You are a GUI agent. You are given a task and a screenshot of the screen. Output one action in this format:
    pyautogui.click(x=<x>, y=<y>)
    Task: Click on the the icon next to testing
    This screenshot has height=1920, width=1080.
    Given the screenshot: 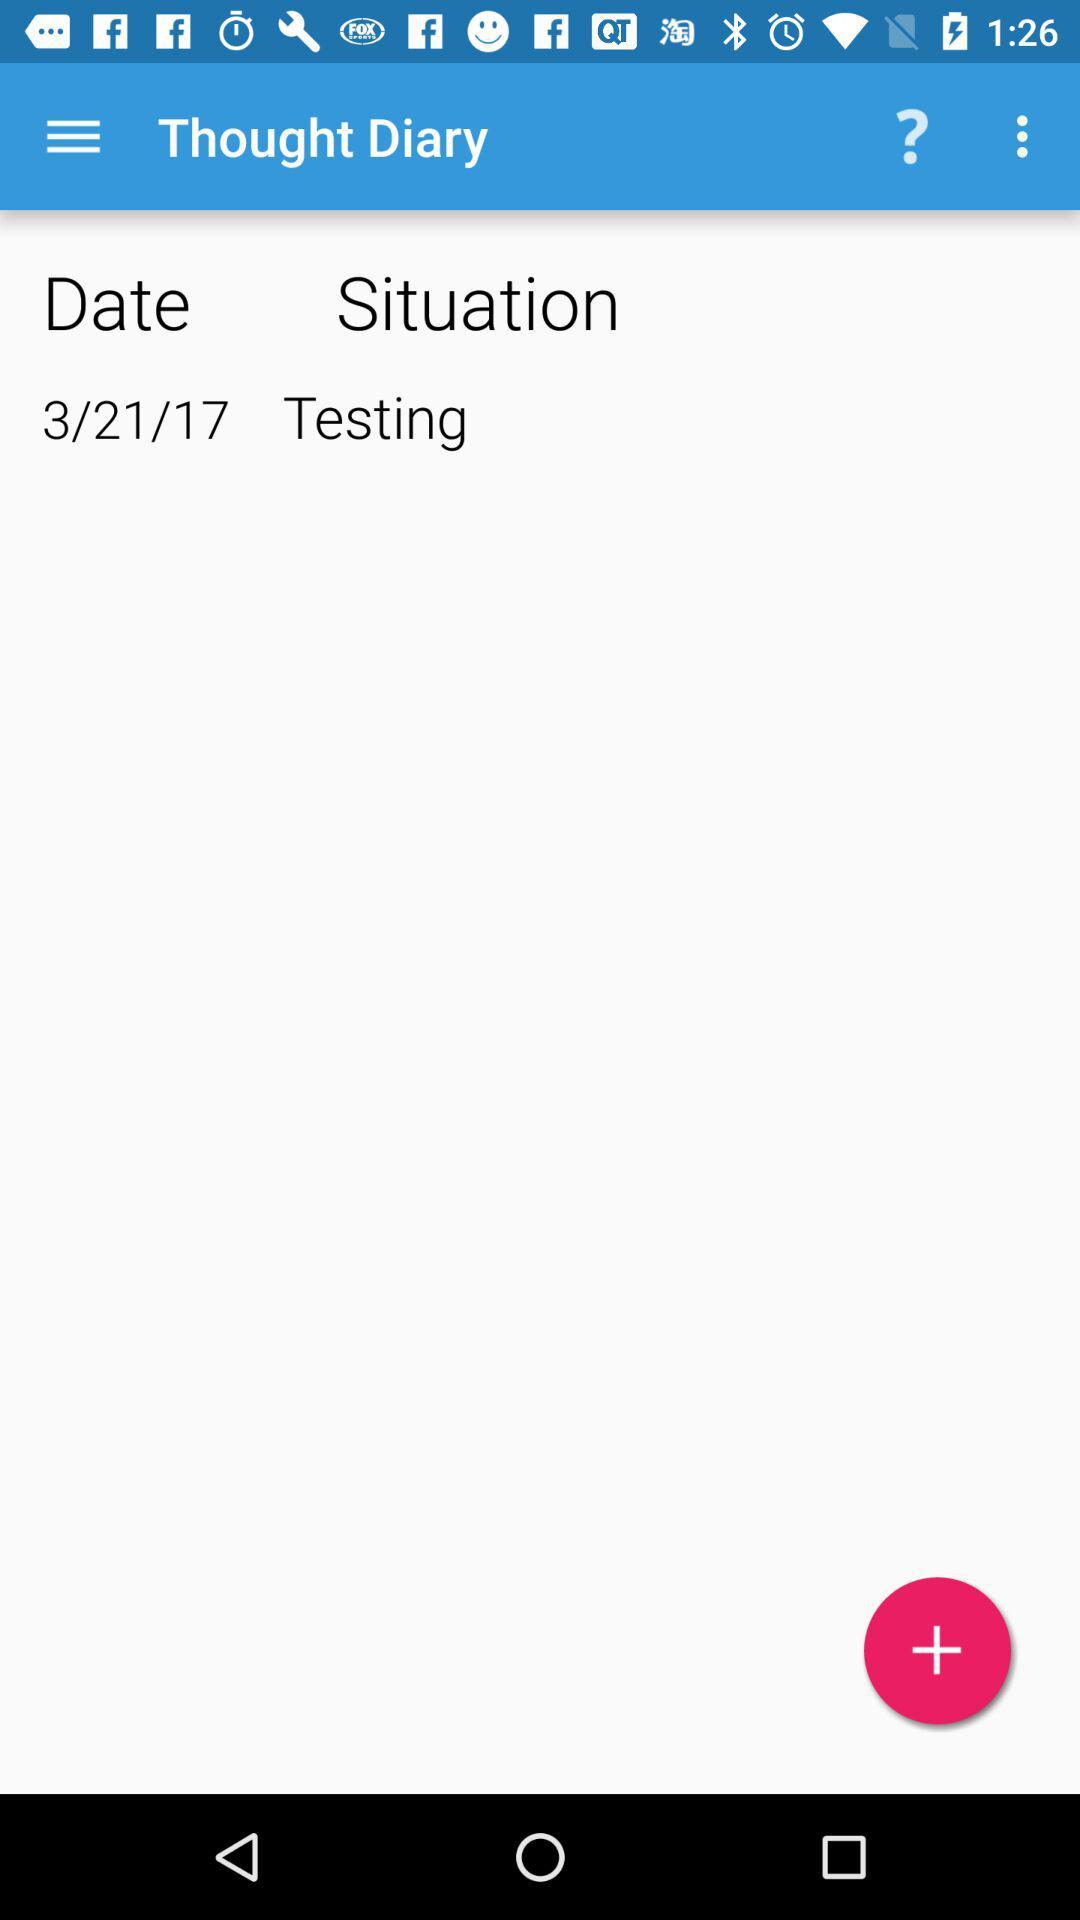 What is the action you would take?
    pyautogui.click(x=135, y=417)
    